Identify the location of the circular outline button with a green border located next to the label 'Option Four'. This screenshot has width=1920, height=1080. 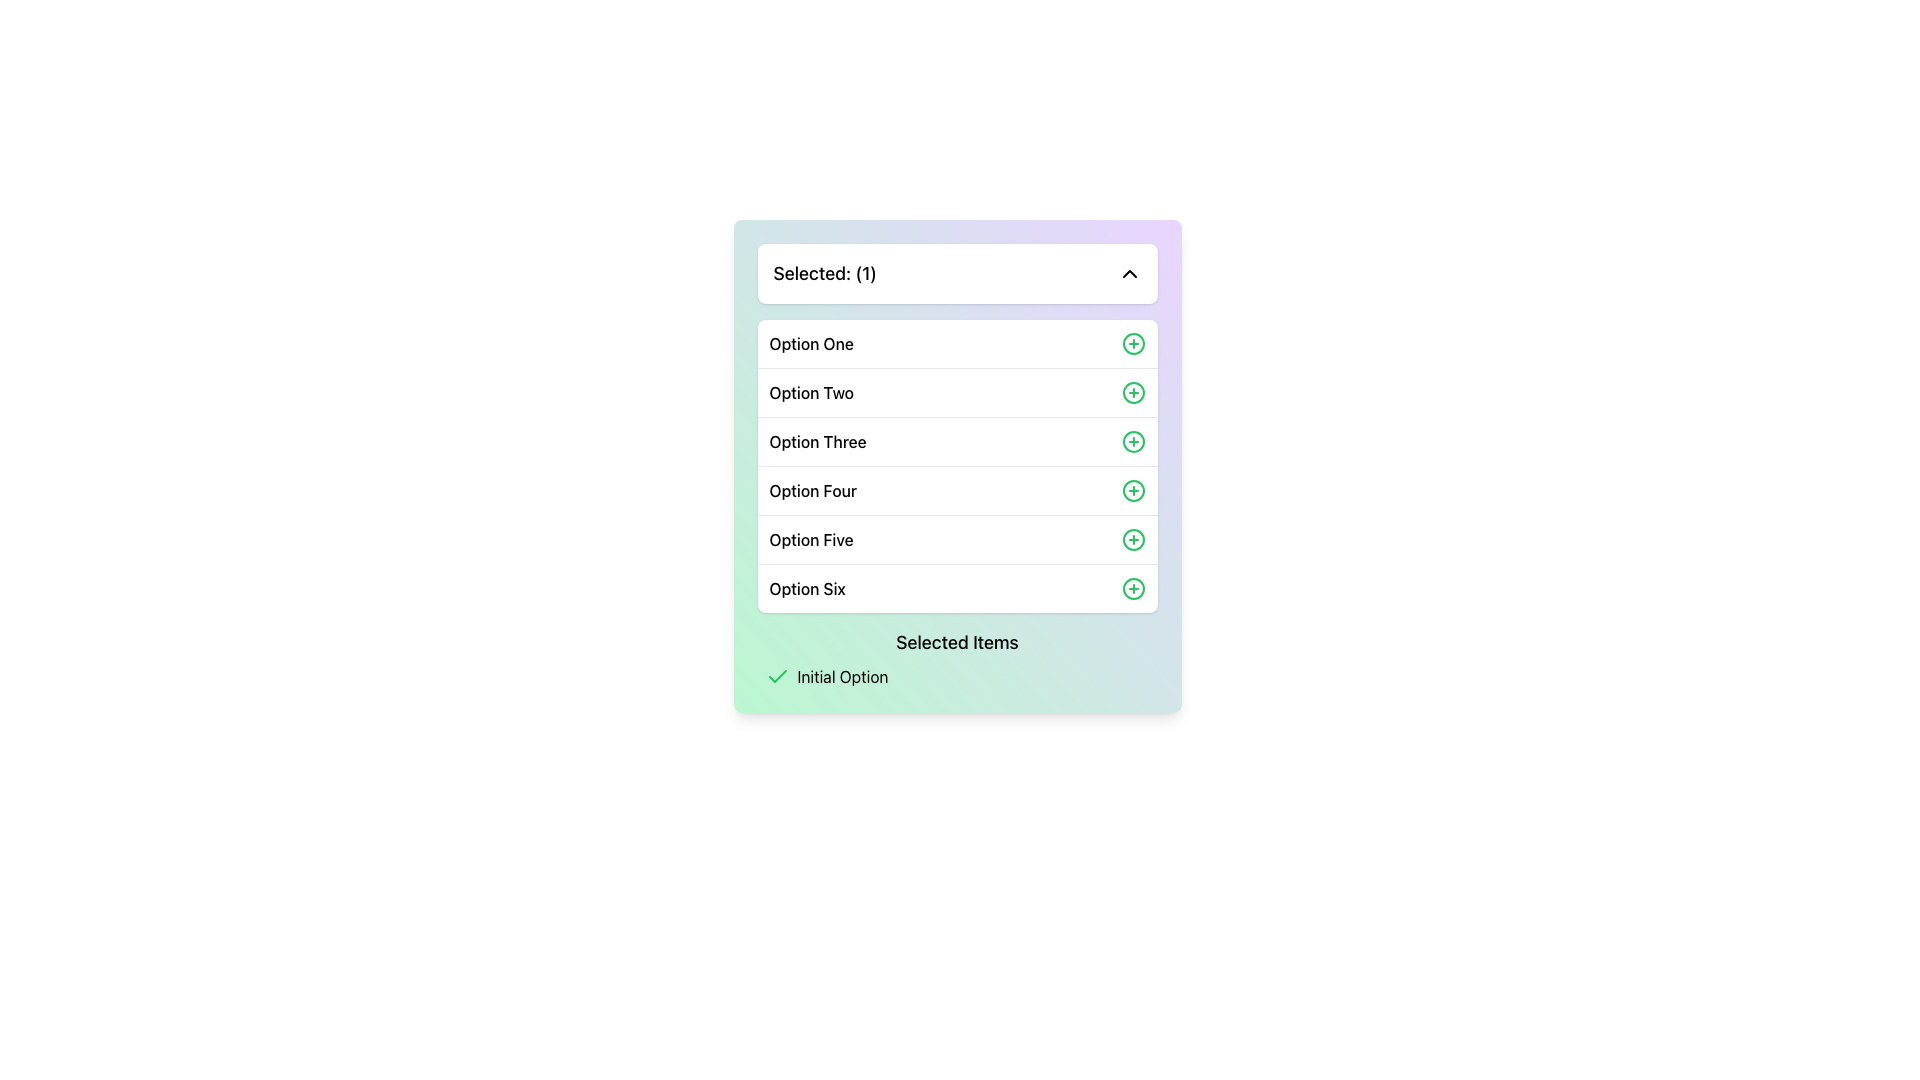
(1133, 490).